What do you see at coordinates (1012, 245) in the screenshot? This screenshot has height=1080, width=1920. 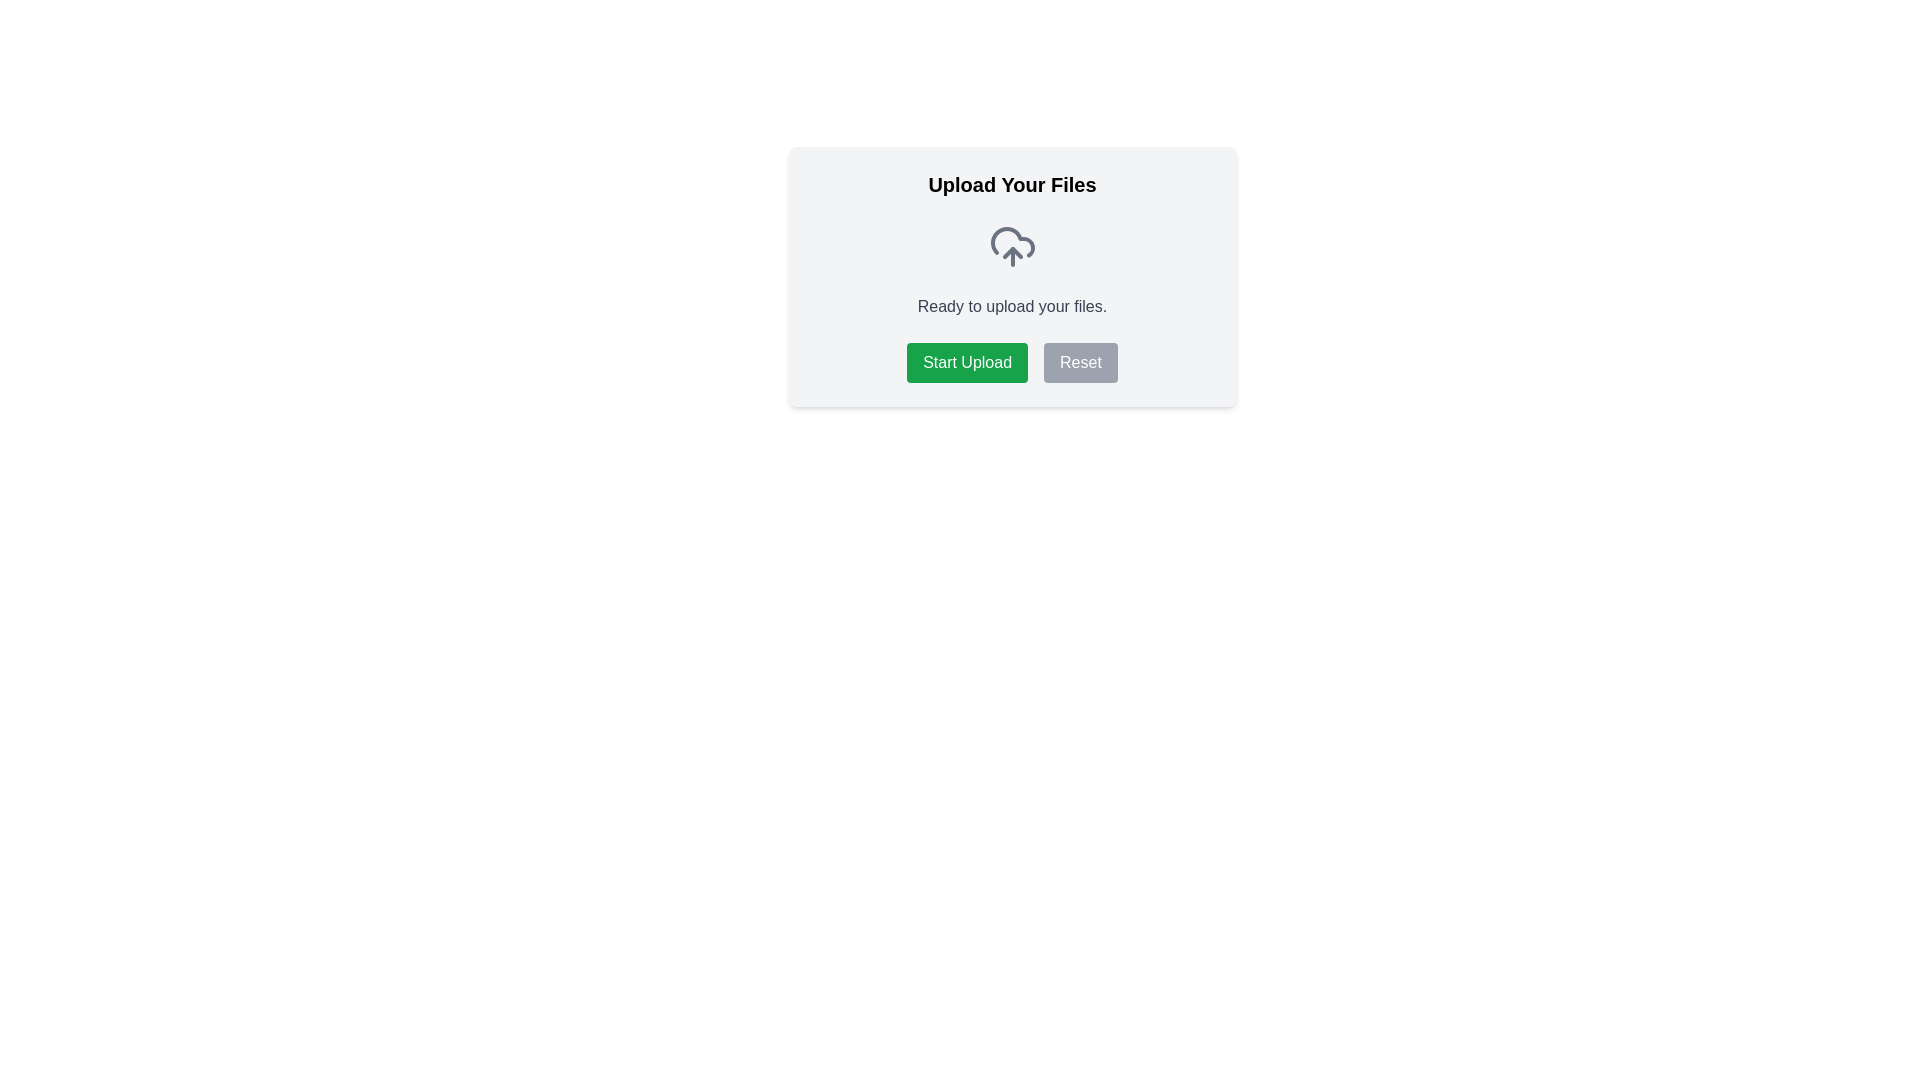 I see `the cloud upload icon located at the center of the modal titled 'Upload Your Files'` at bounding box center [1012, 245].